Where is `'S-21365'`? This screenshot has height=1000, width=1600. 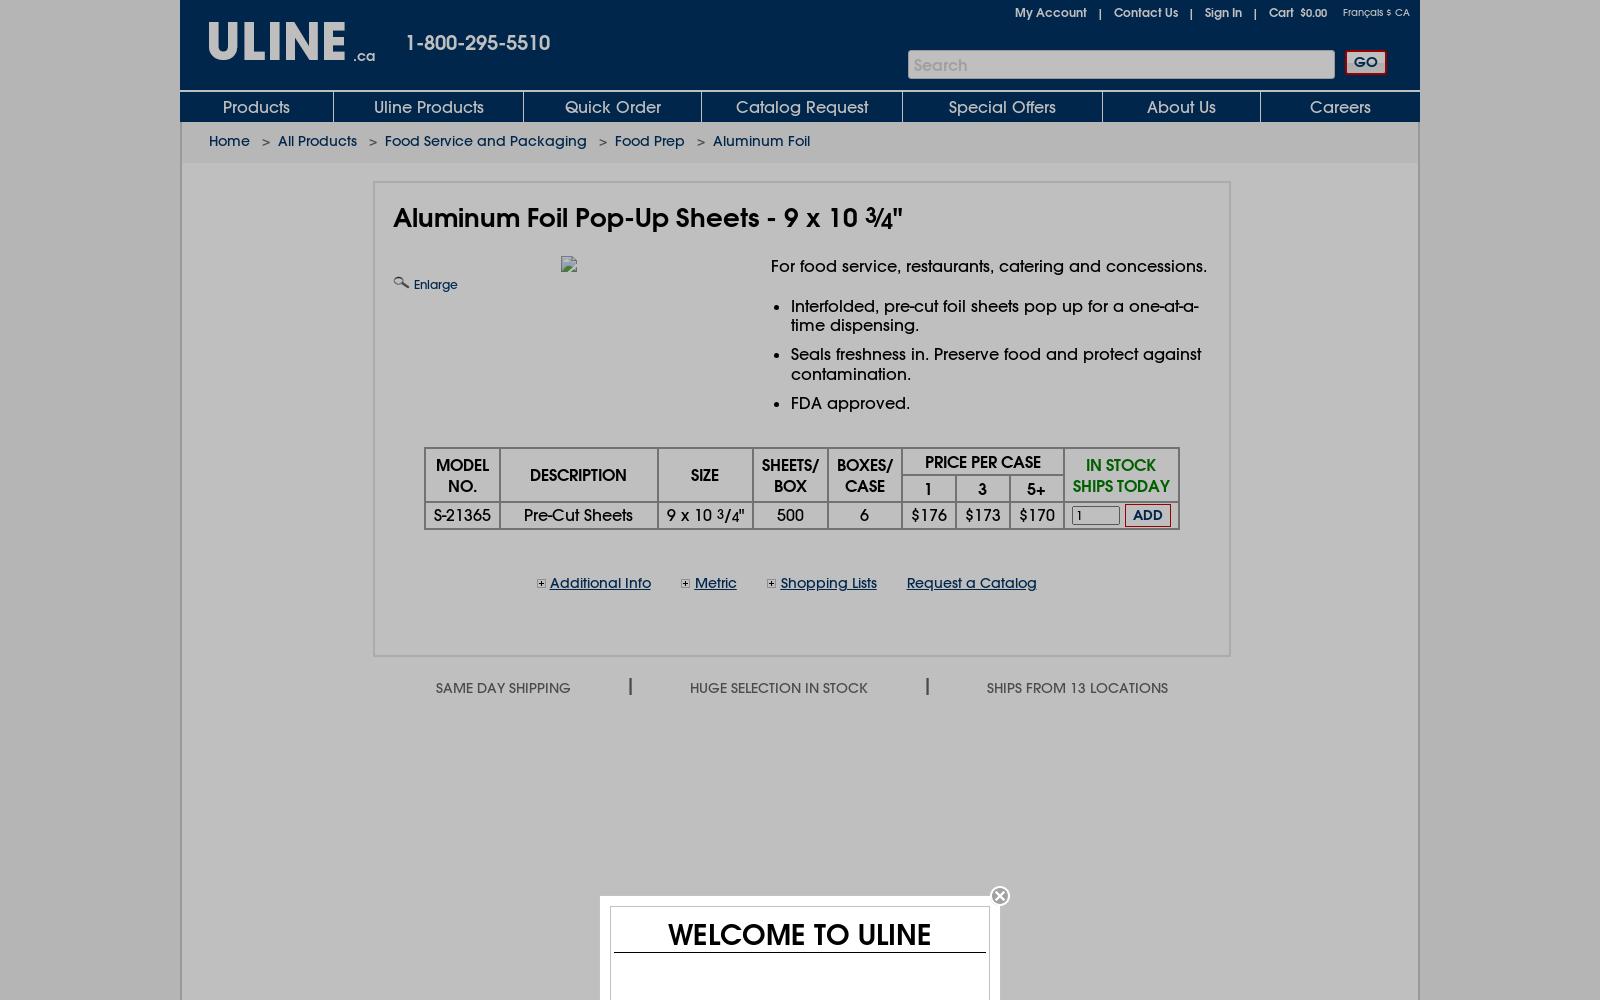
'S-21365' is located at coordinates (432, 515).